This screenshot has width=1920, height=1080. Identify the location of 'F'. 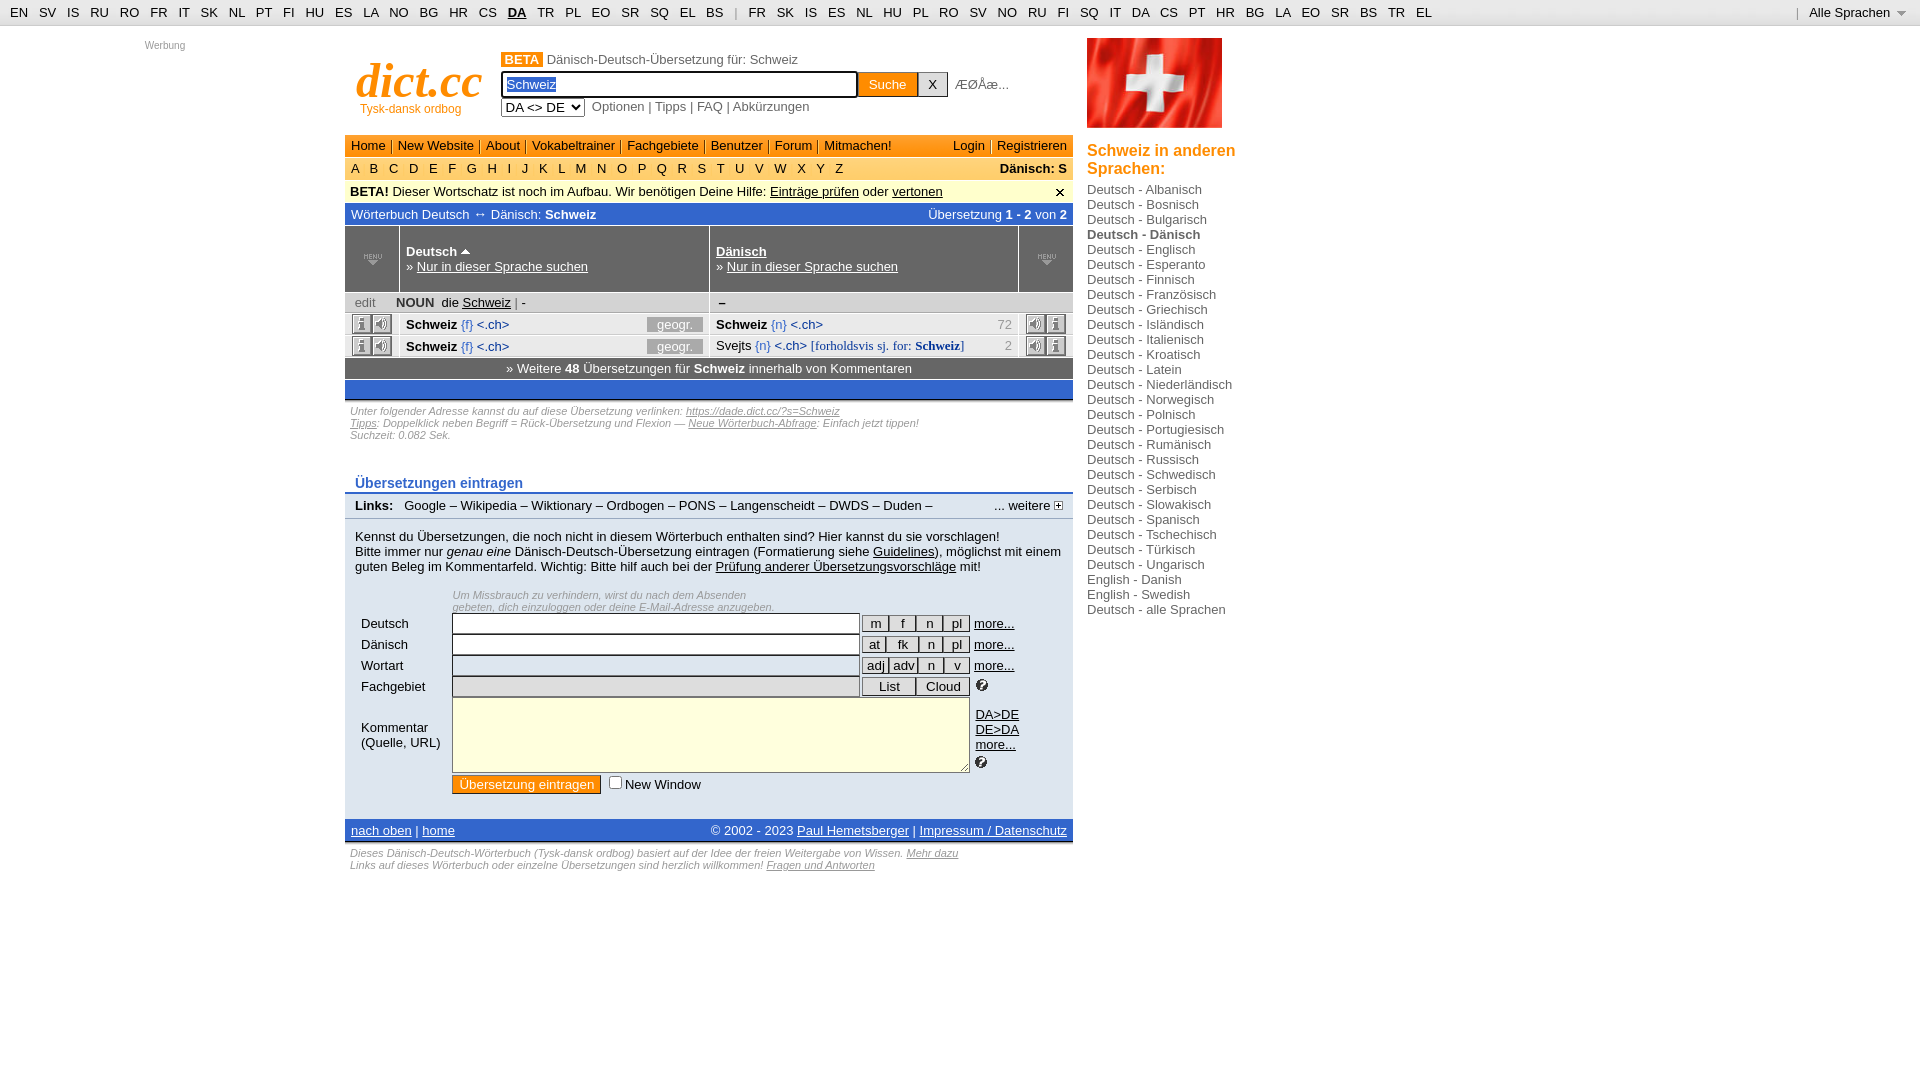
(444, 167).